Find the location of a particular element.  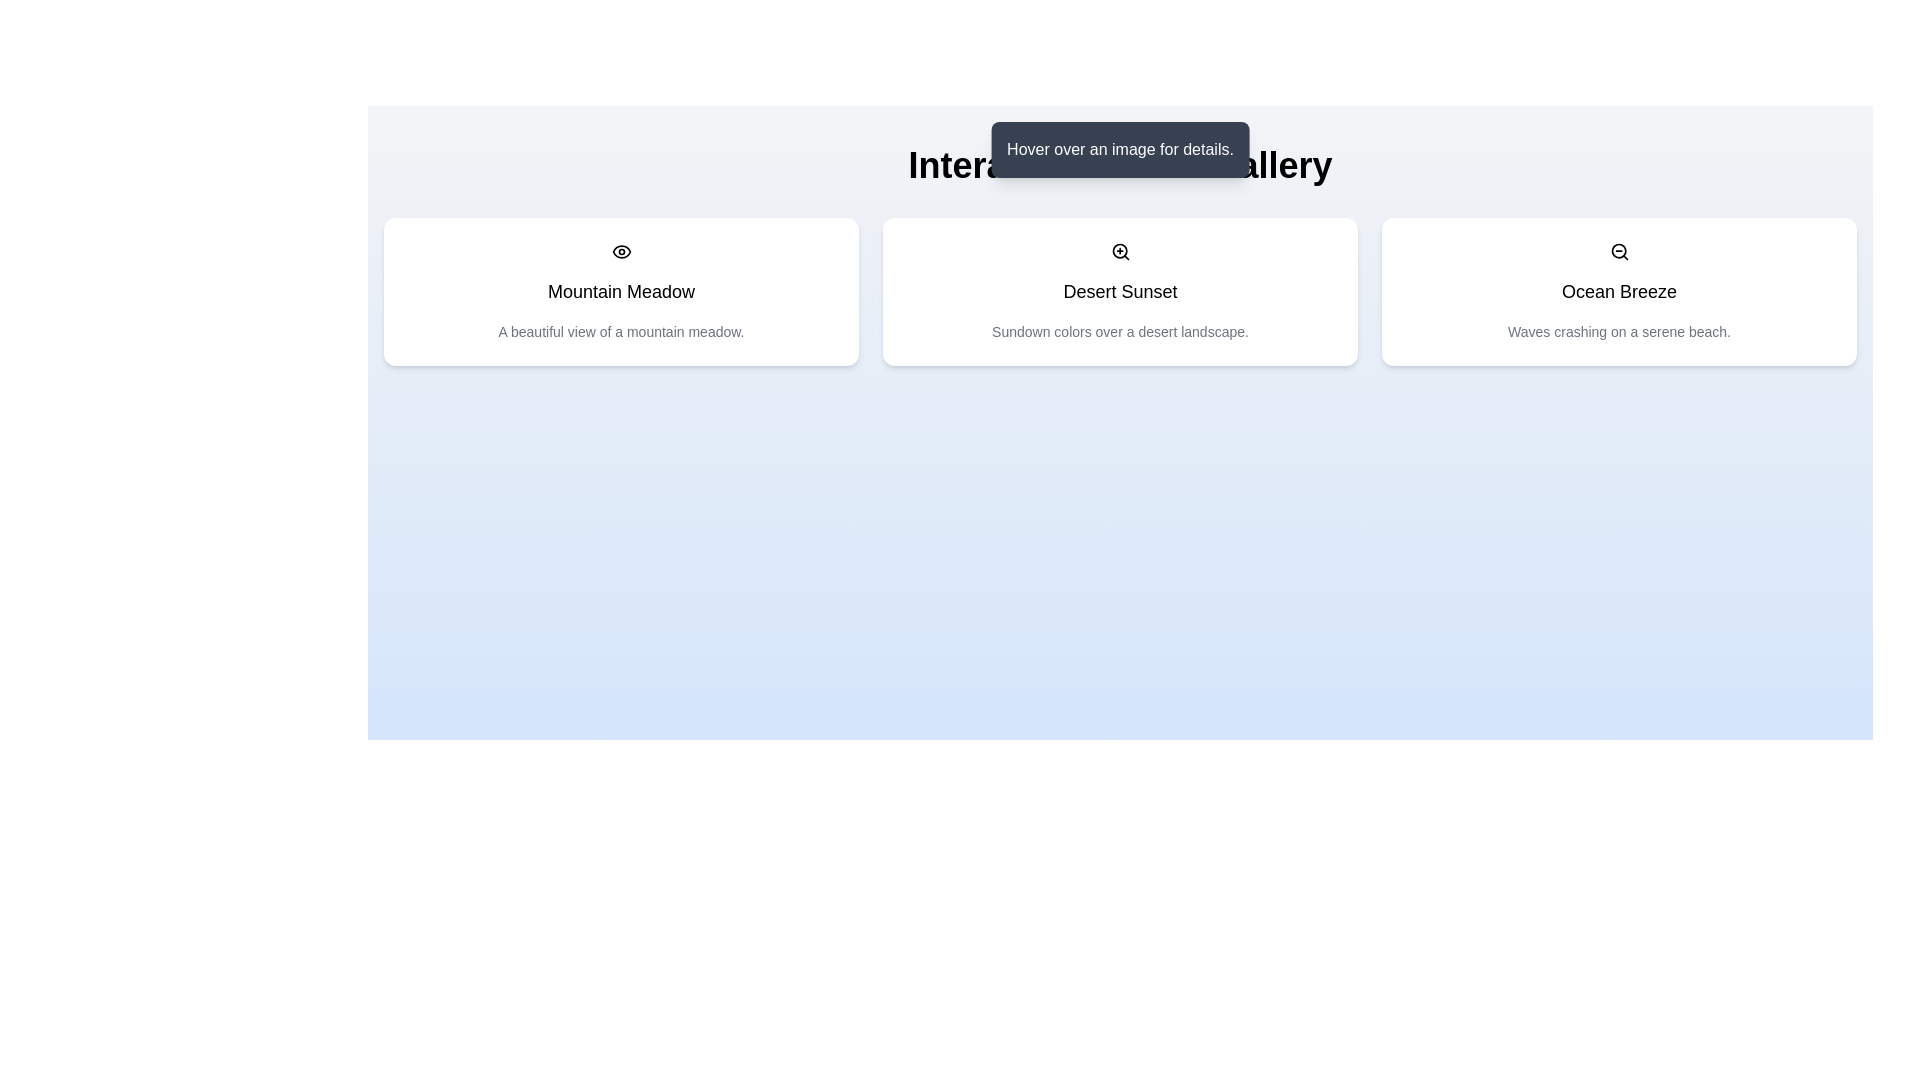

text label that contains the description 'A beautiful view of a mountain meadow.' positioned below the title 'Mountain Meadow' and an eye icon is located at coordinates (620, 330).